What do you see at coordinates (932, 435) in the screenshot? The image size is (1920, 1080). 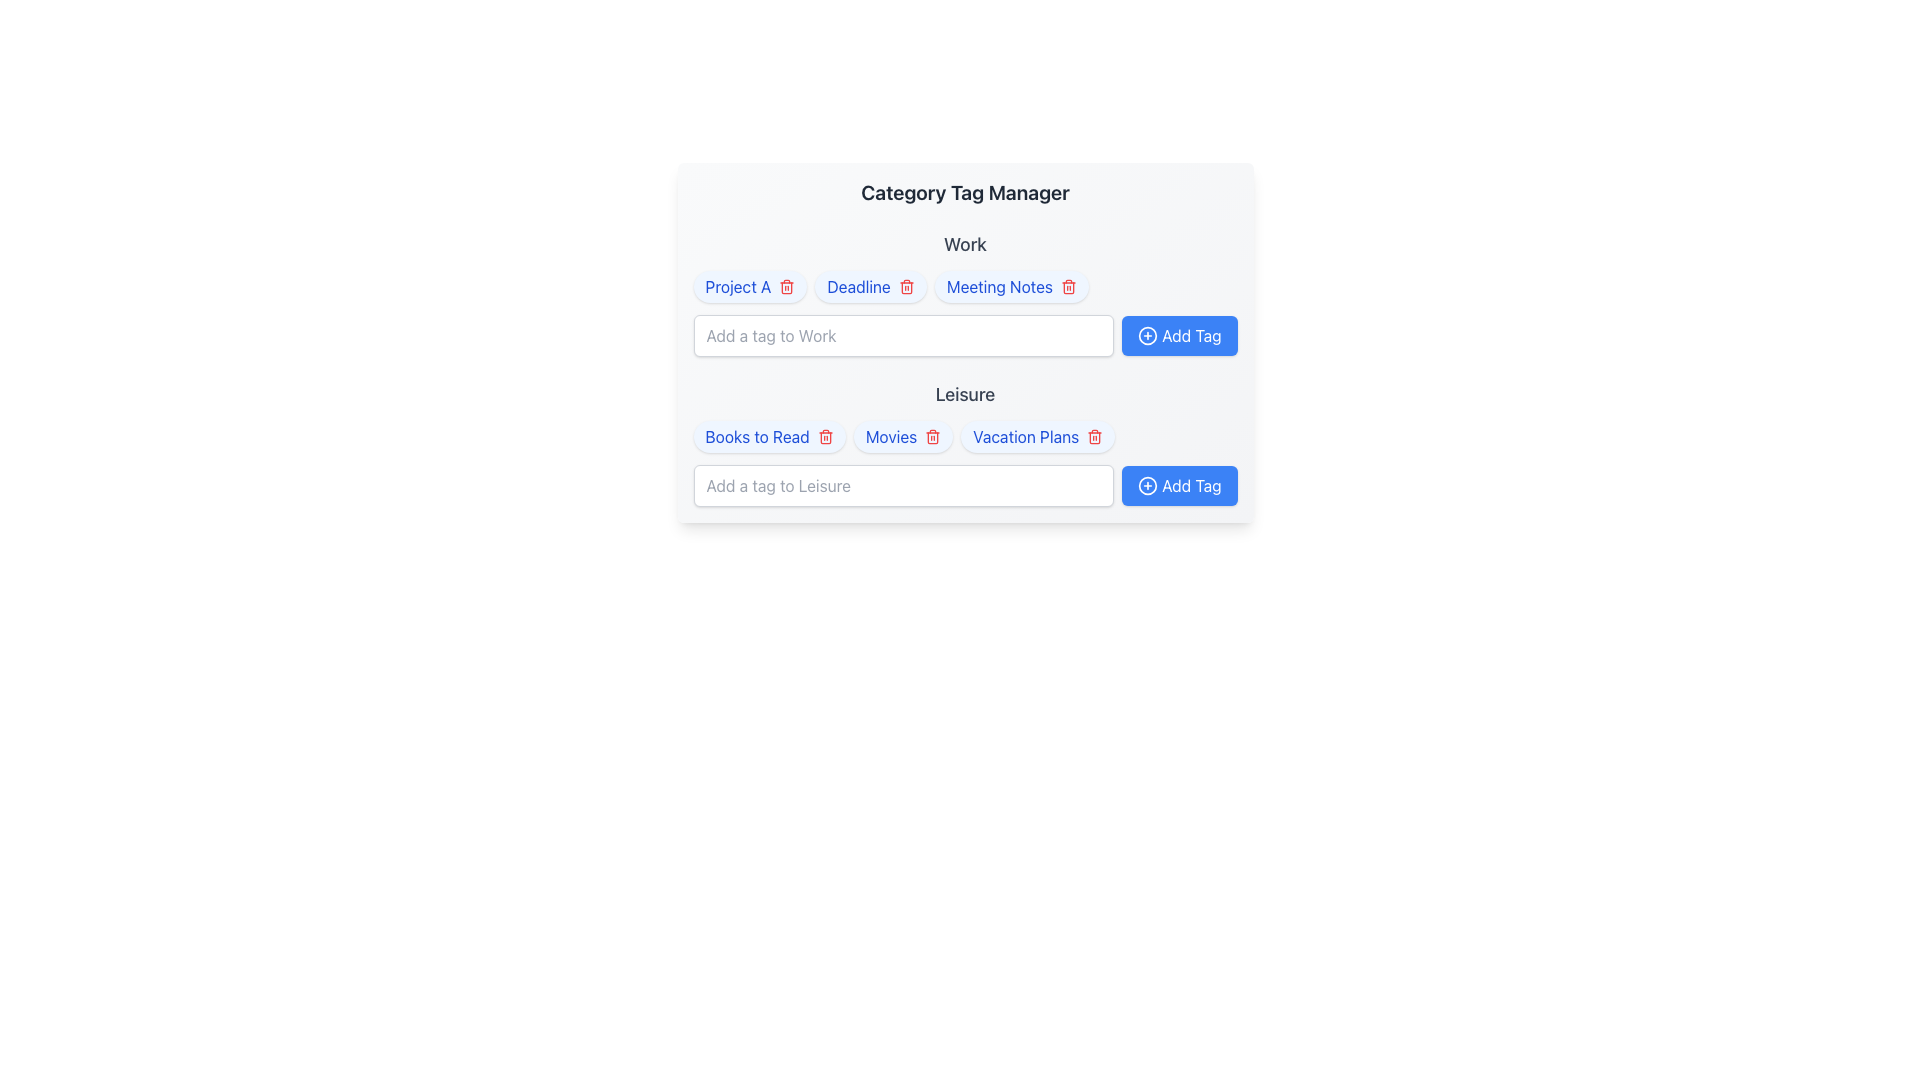 I see `the delete icon button for the 'Movies' tag to change its color, which is located to the right of the text 'Movies' in the 'Leisure' section of the Category Tag Manager` at bounding box center [932, 435].